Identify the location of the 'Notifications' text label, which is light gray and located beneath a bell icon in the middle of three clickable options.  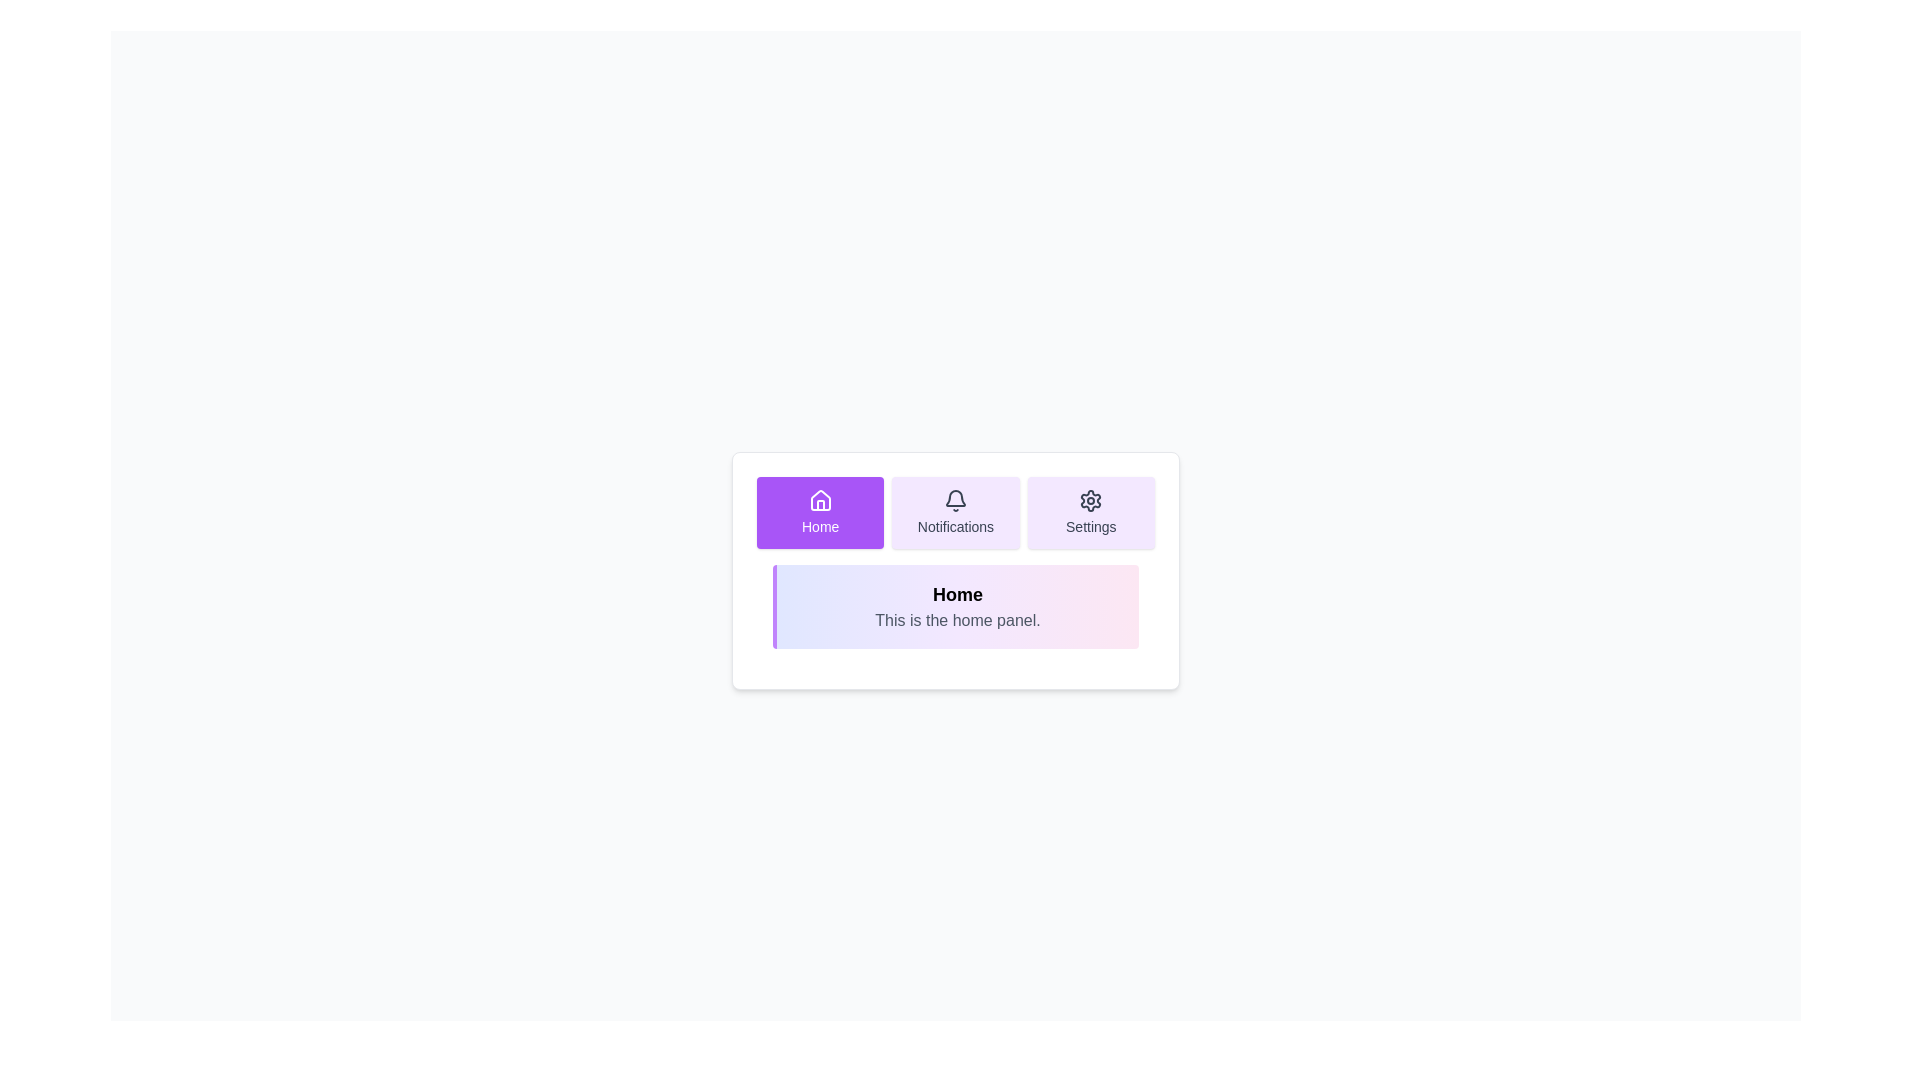
(954, 526).